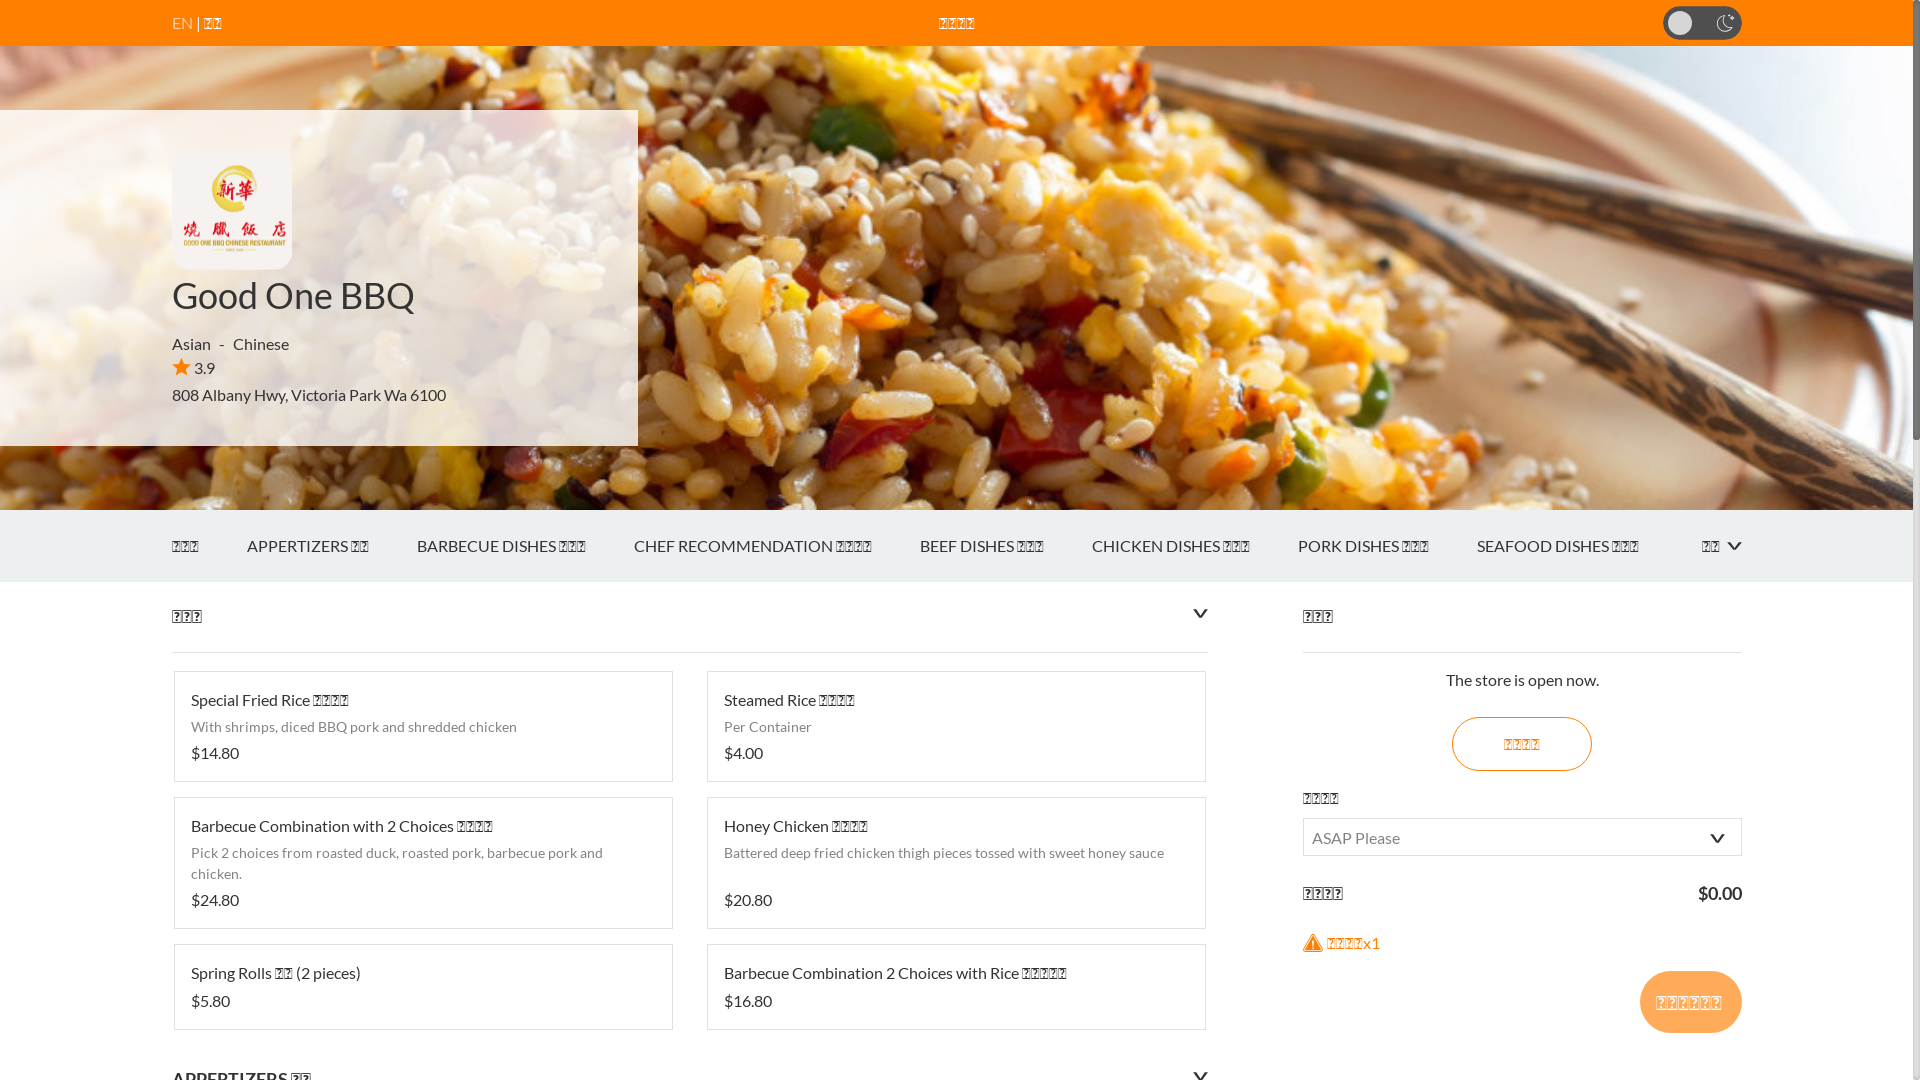 The height and width of the screenshot is (1080, 1920). What do you see at coordinates (172, 367) in the screenshot?
I see `'3.9'` at bounding box center [172, 367].